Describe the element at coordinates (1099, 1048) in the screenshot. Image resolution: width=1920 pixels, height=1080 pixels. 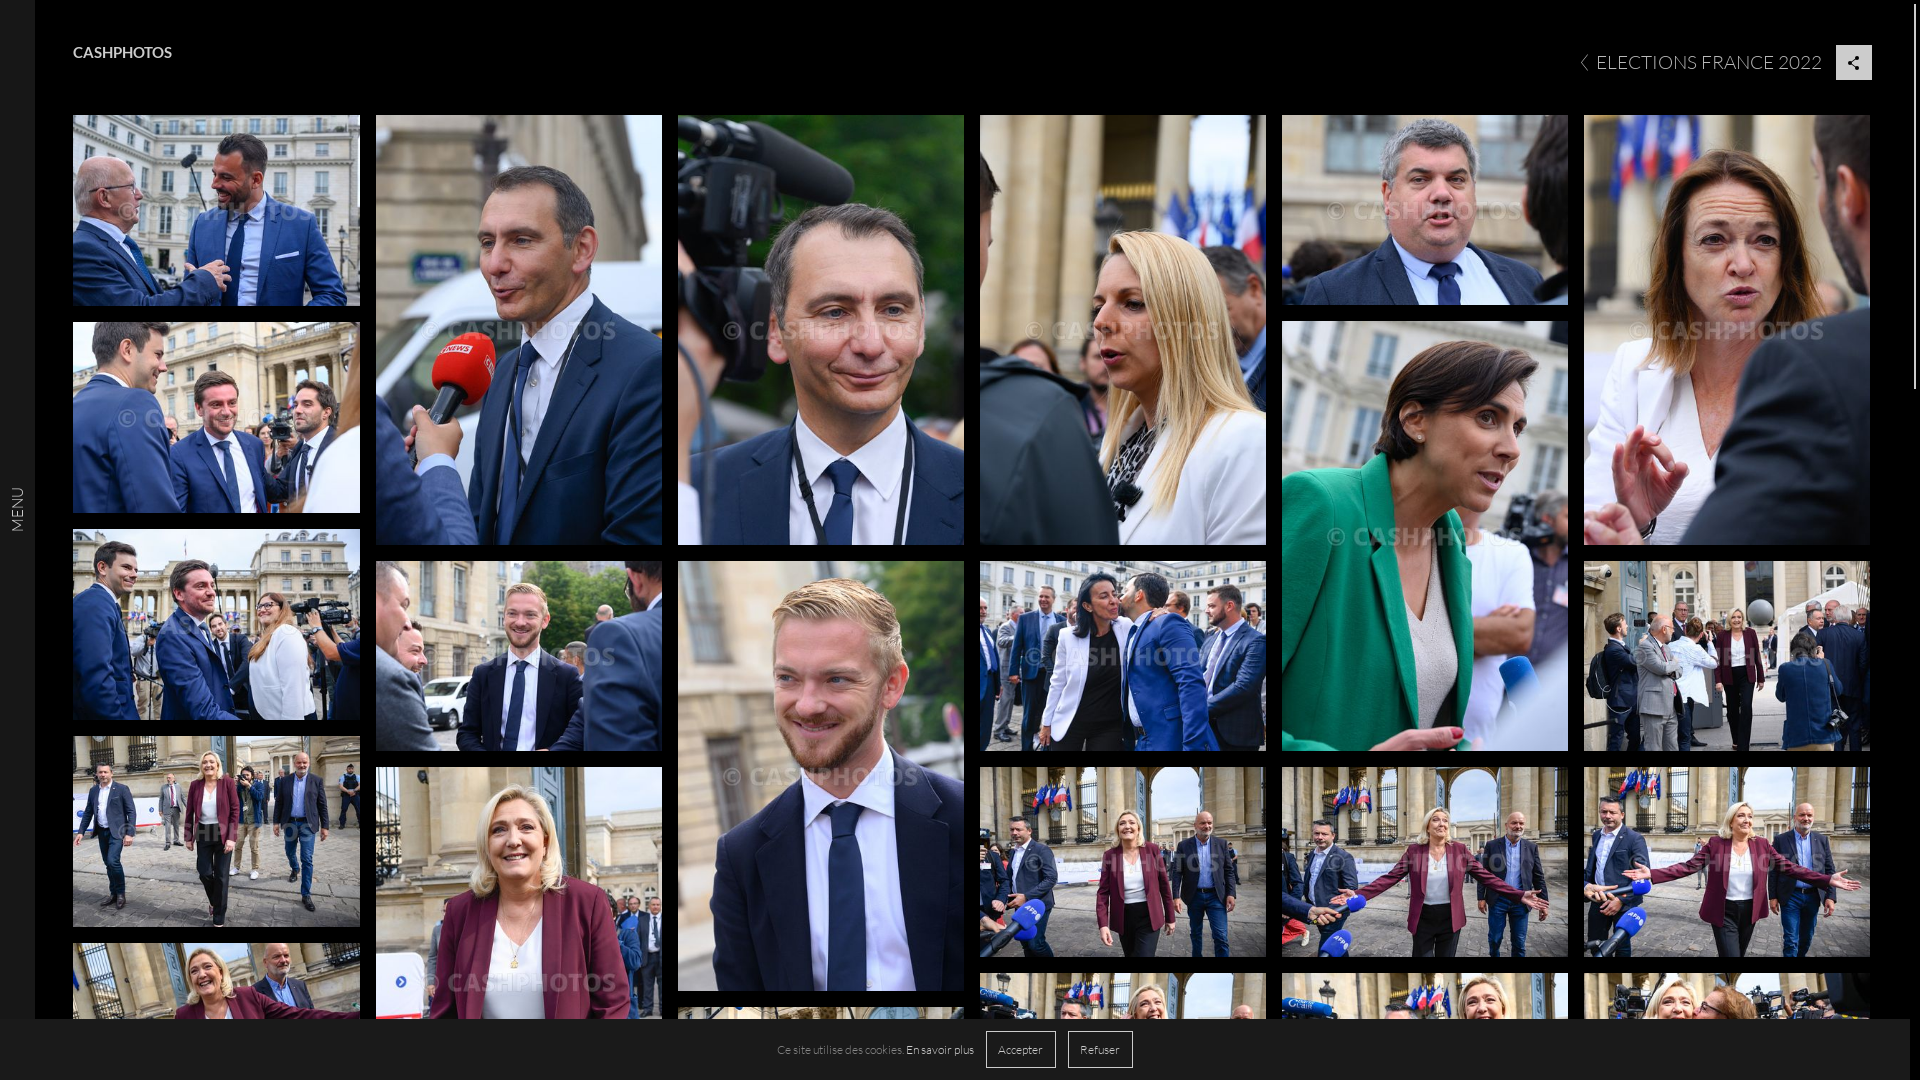
I see `'Refuser'` at that location.